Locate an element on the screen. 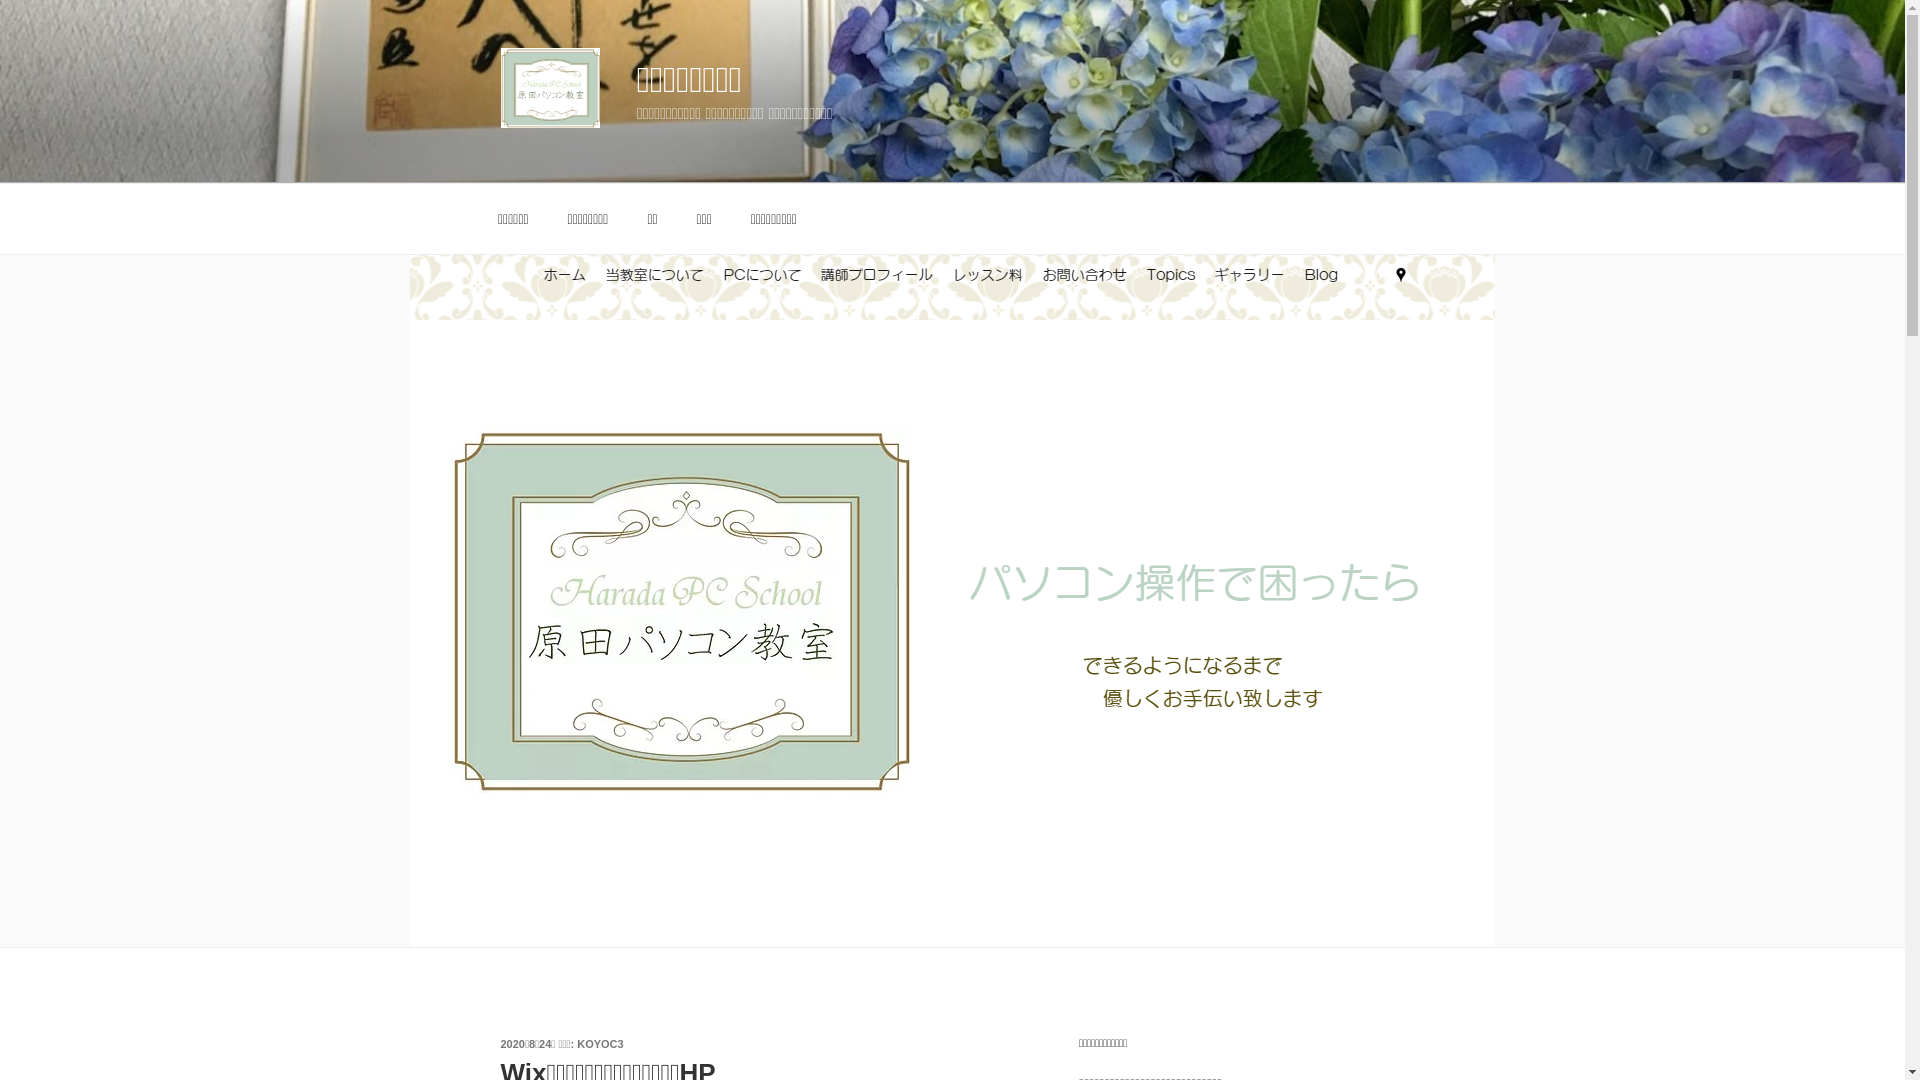  'KOYOC3' is located at coordinates (599, 1043).